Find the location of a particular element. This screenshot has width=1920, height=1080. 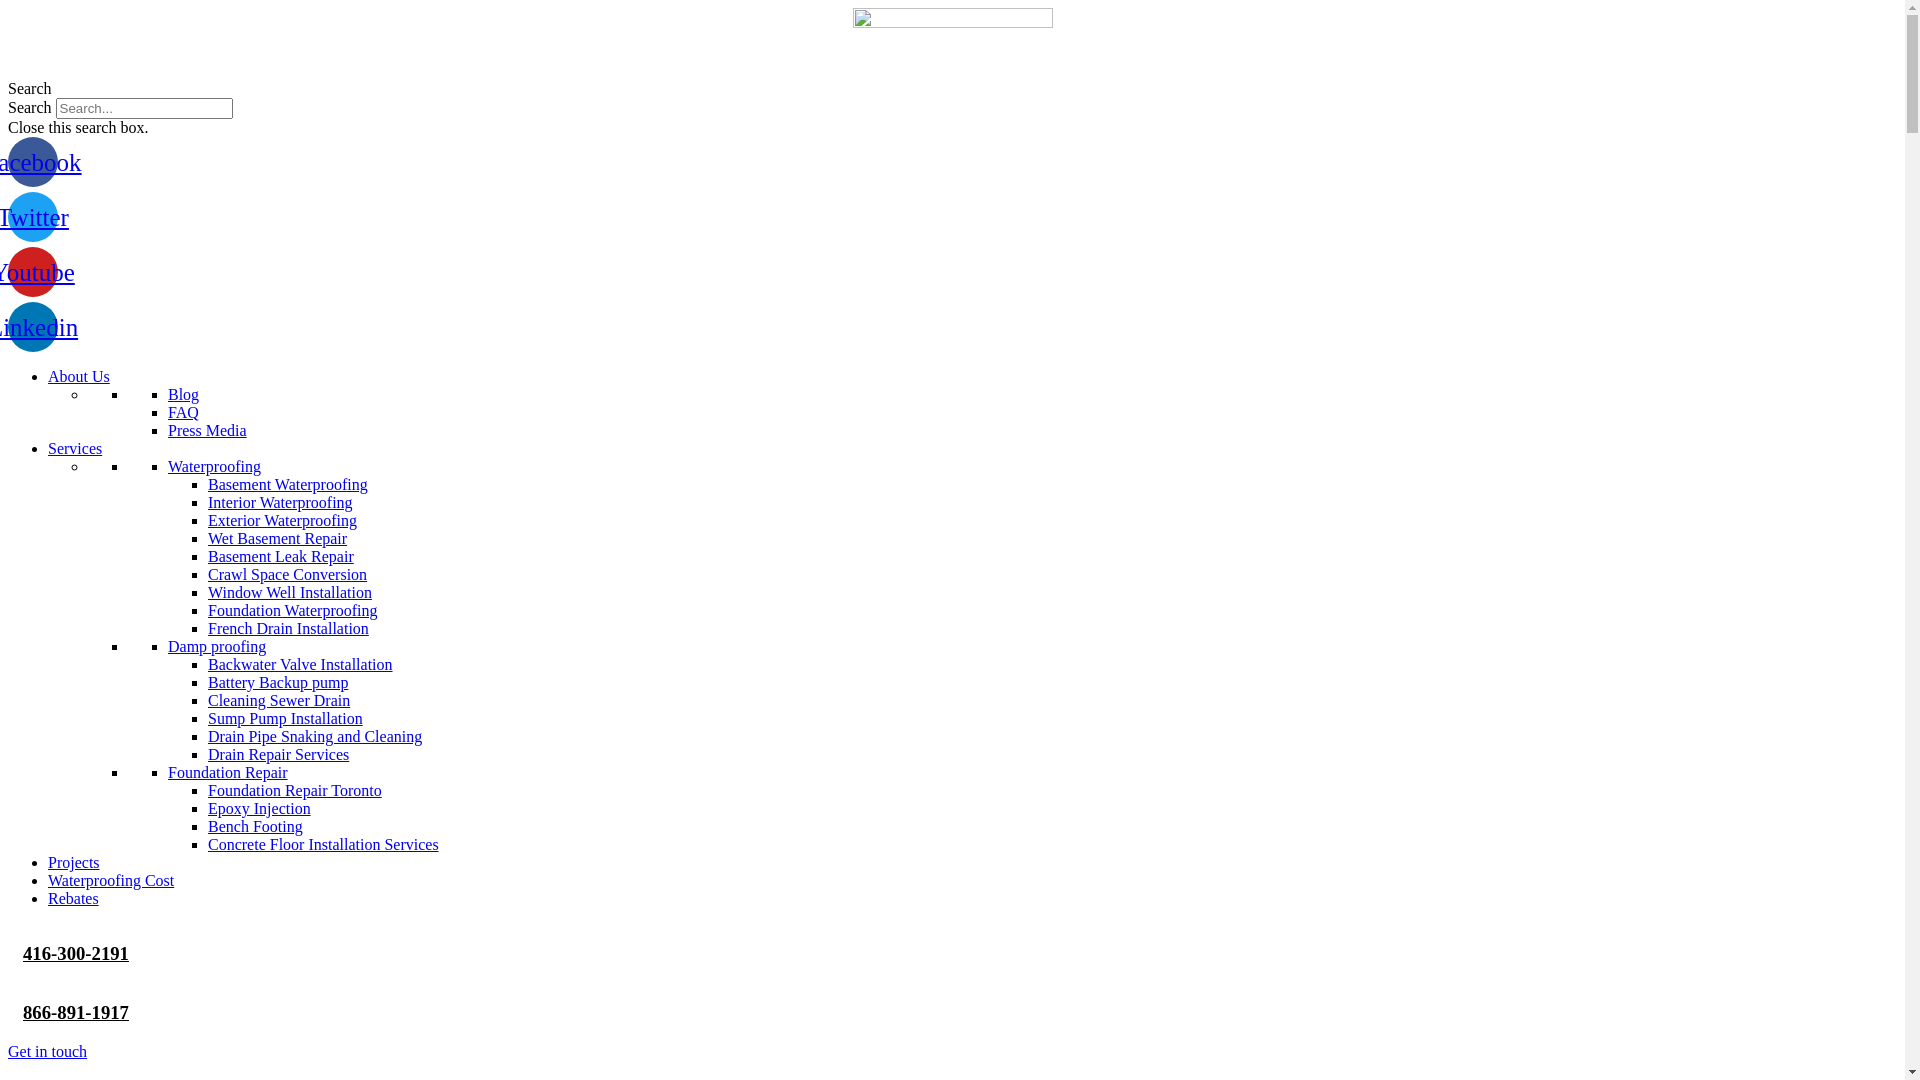

'Epoxy Injection' is located at coordinates (258, 807).